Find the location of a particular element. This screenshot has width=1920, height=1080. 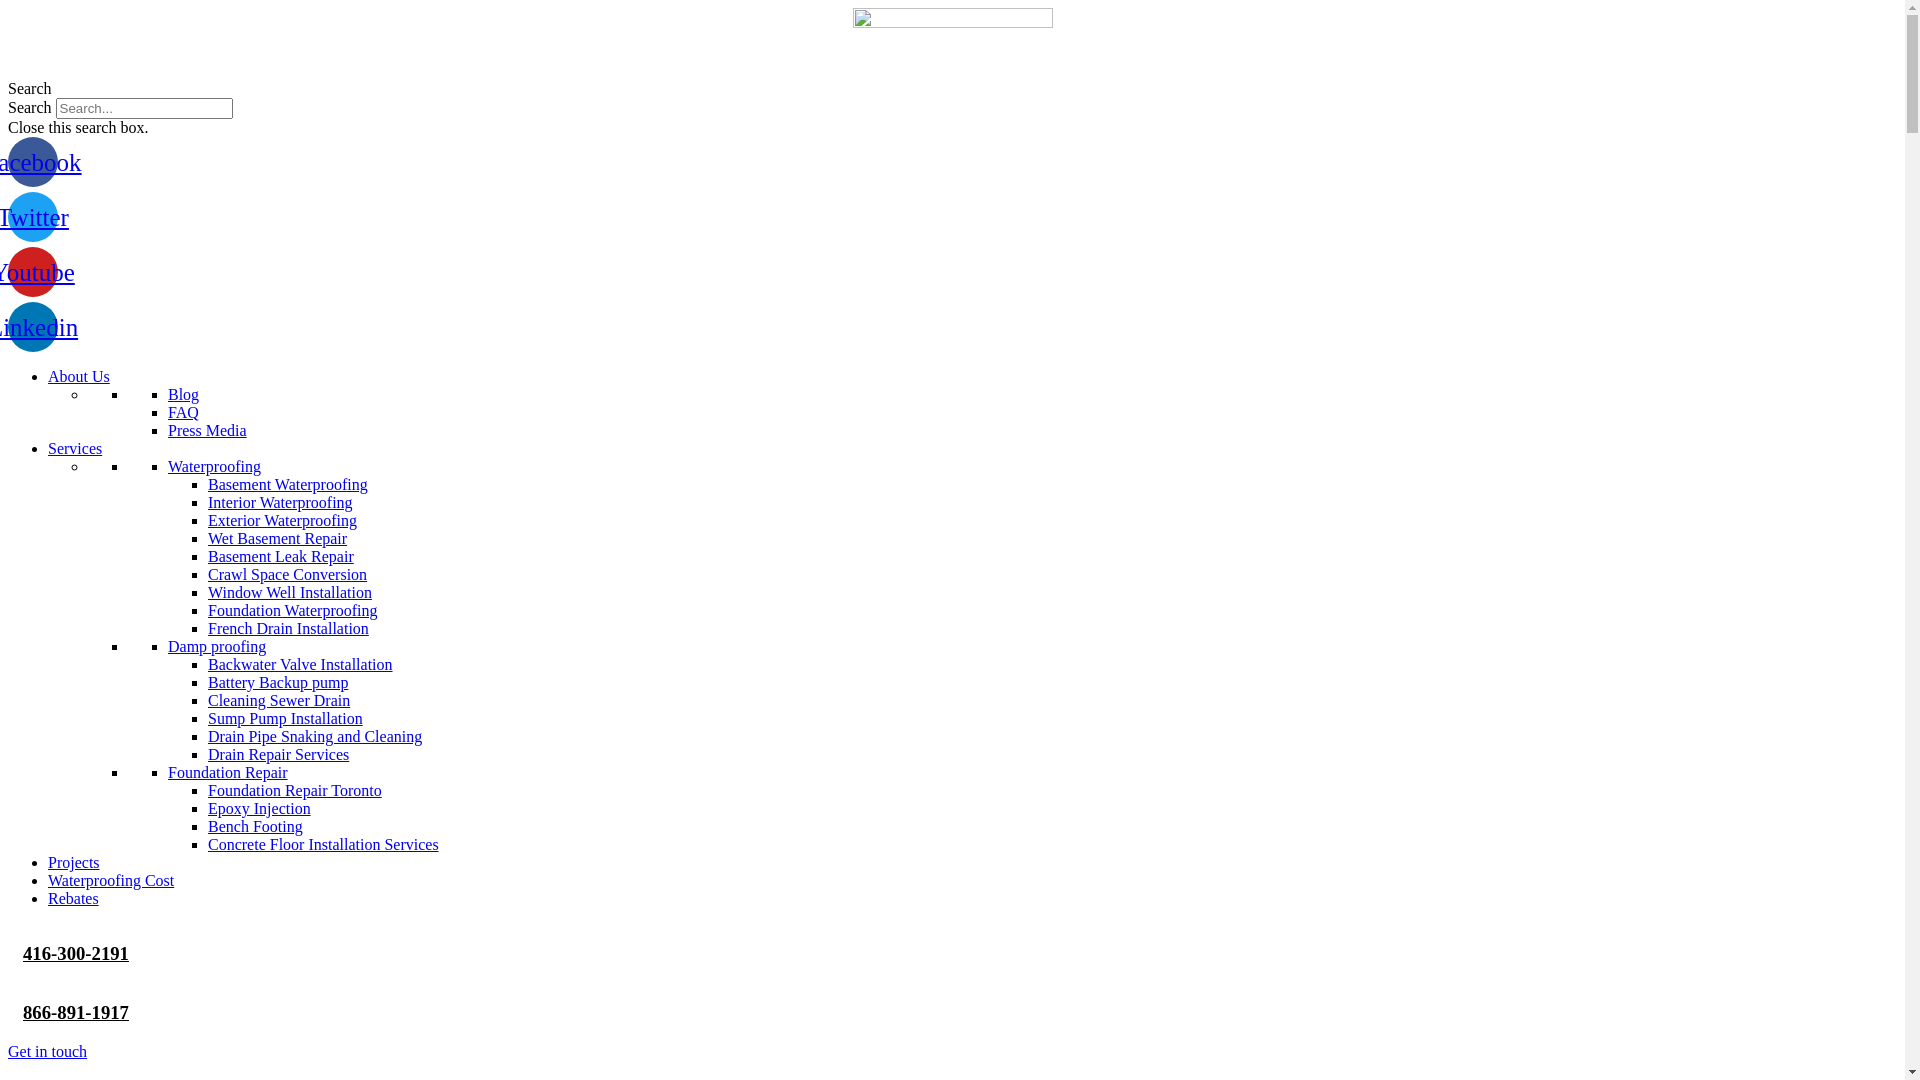

'Epoxy Injection' is located at coordinates (258, 807).